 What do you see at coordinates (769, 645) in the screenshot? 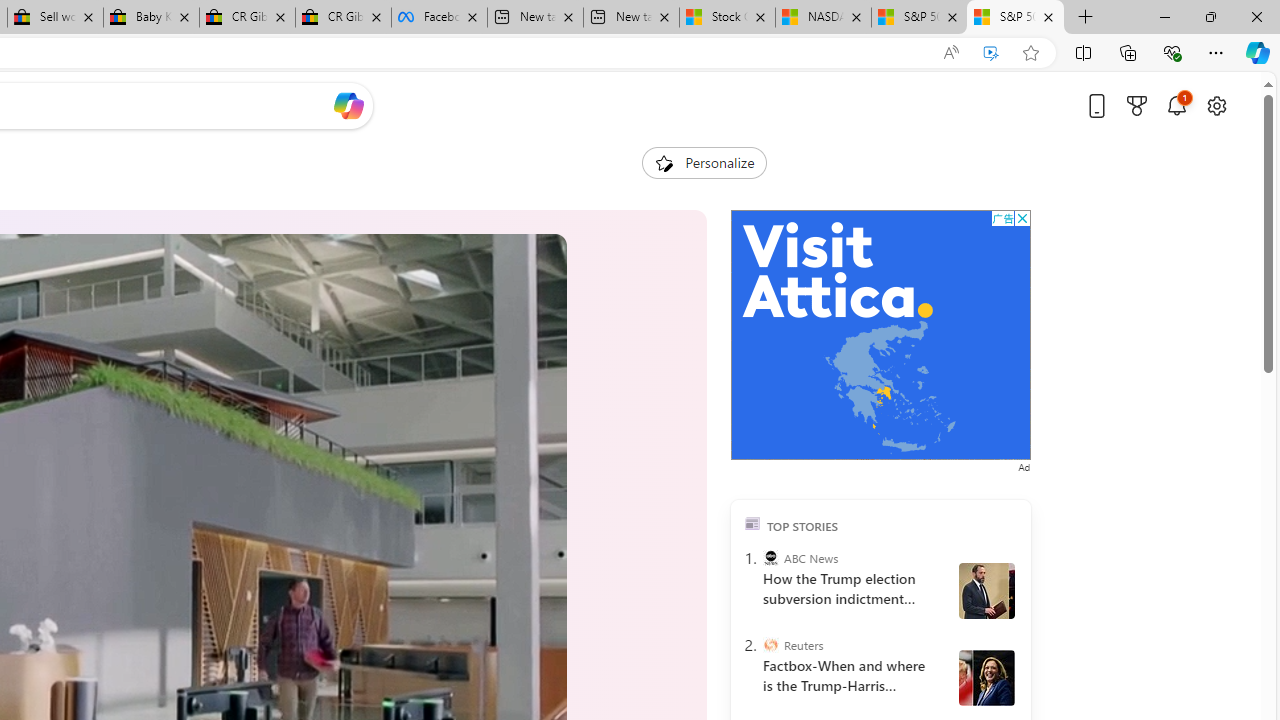
I see `'Reuters'` at bounding box center [769, 645].